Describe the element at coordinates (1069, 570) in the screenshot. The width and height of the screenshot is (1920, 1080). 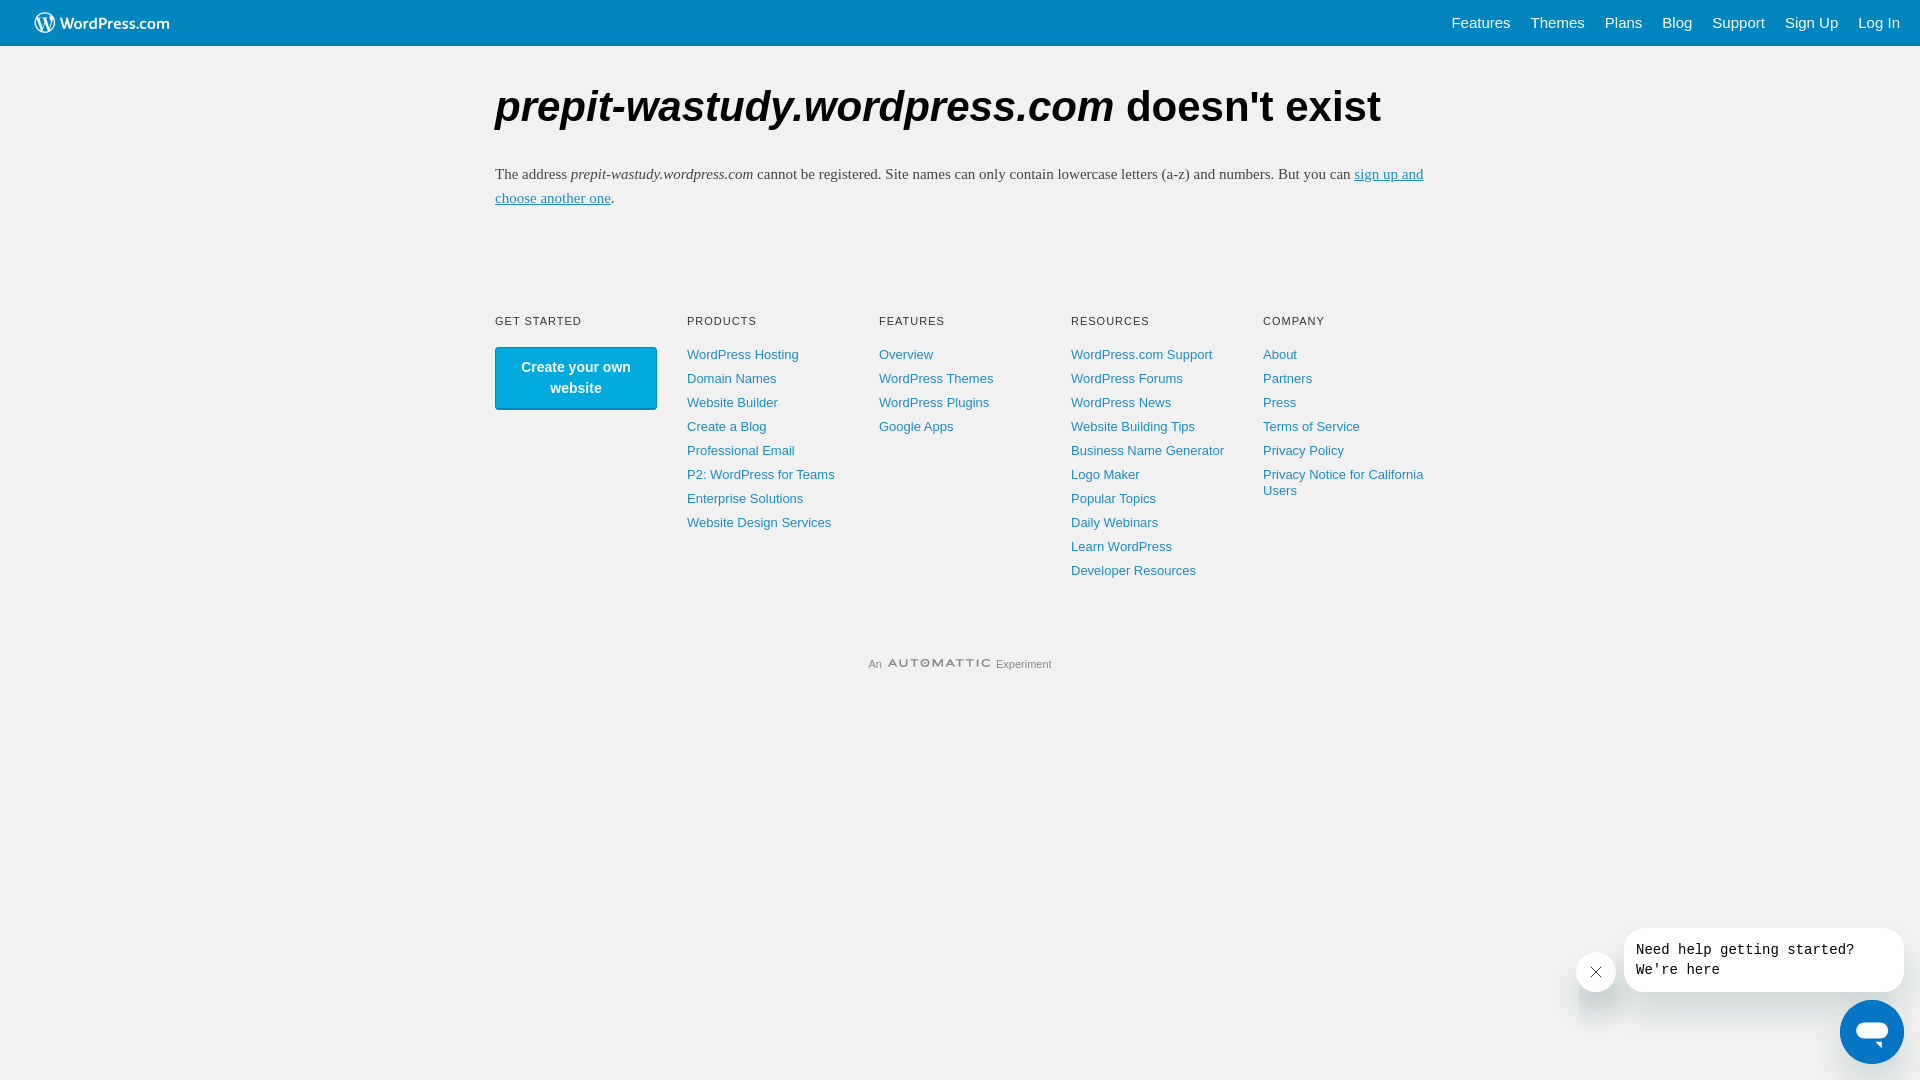
I see `'Developer Resources'` at that location.